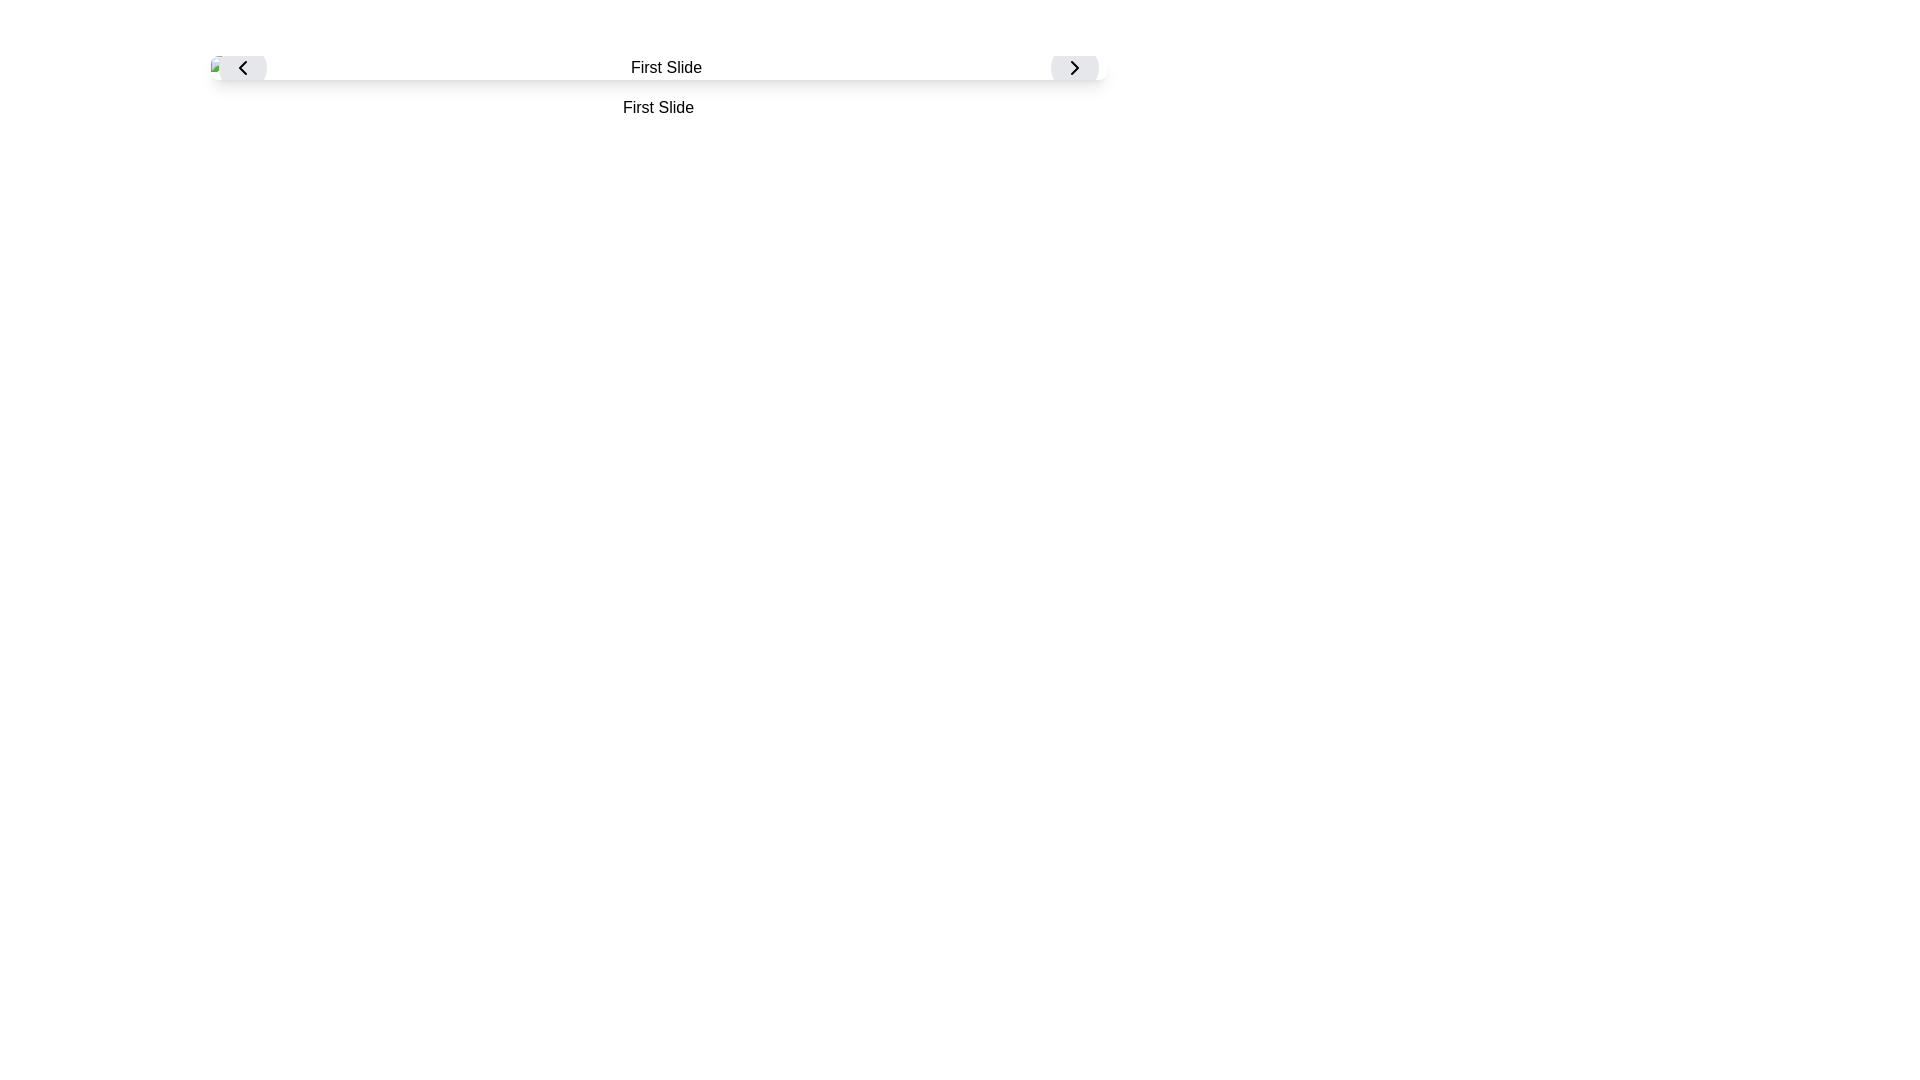 The width and height of the screenshot is (1920, 1080). Describe the element at coordinates (241, 67) in the screenshot. I see `the circular button with a gray background and a leftward chevron icon` at that location.